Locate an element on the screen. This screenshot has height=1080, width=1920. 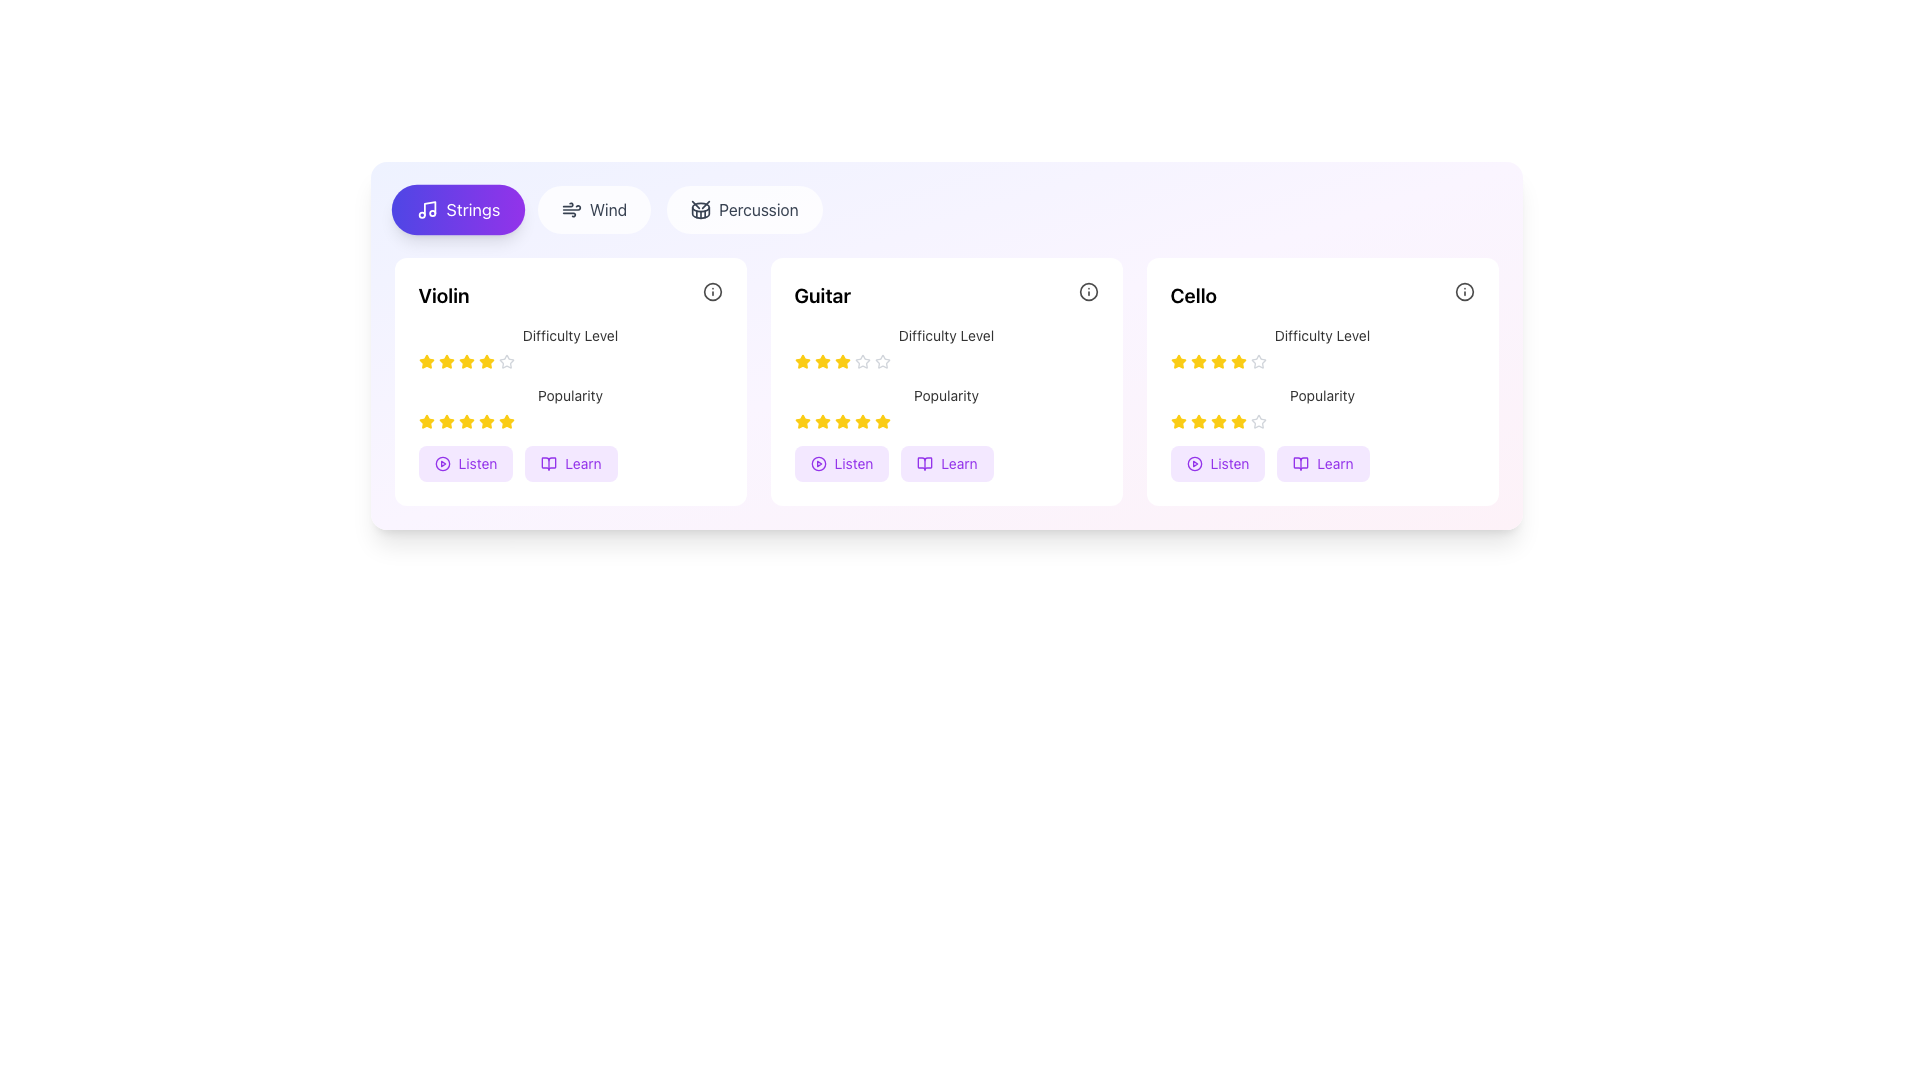
the wind category icon, which is the first graphical icon in the horizontal navigation section below the header, located to the left of the 'Wind' label is located at coordinates (570, 209).